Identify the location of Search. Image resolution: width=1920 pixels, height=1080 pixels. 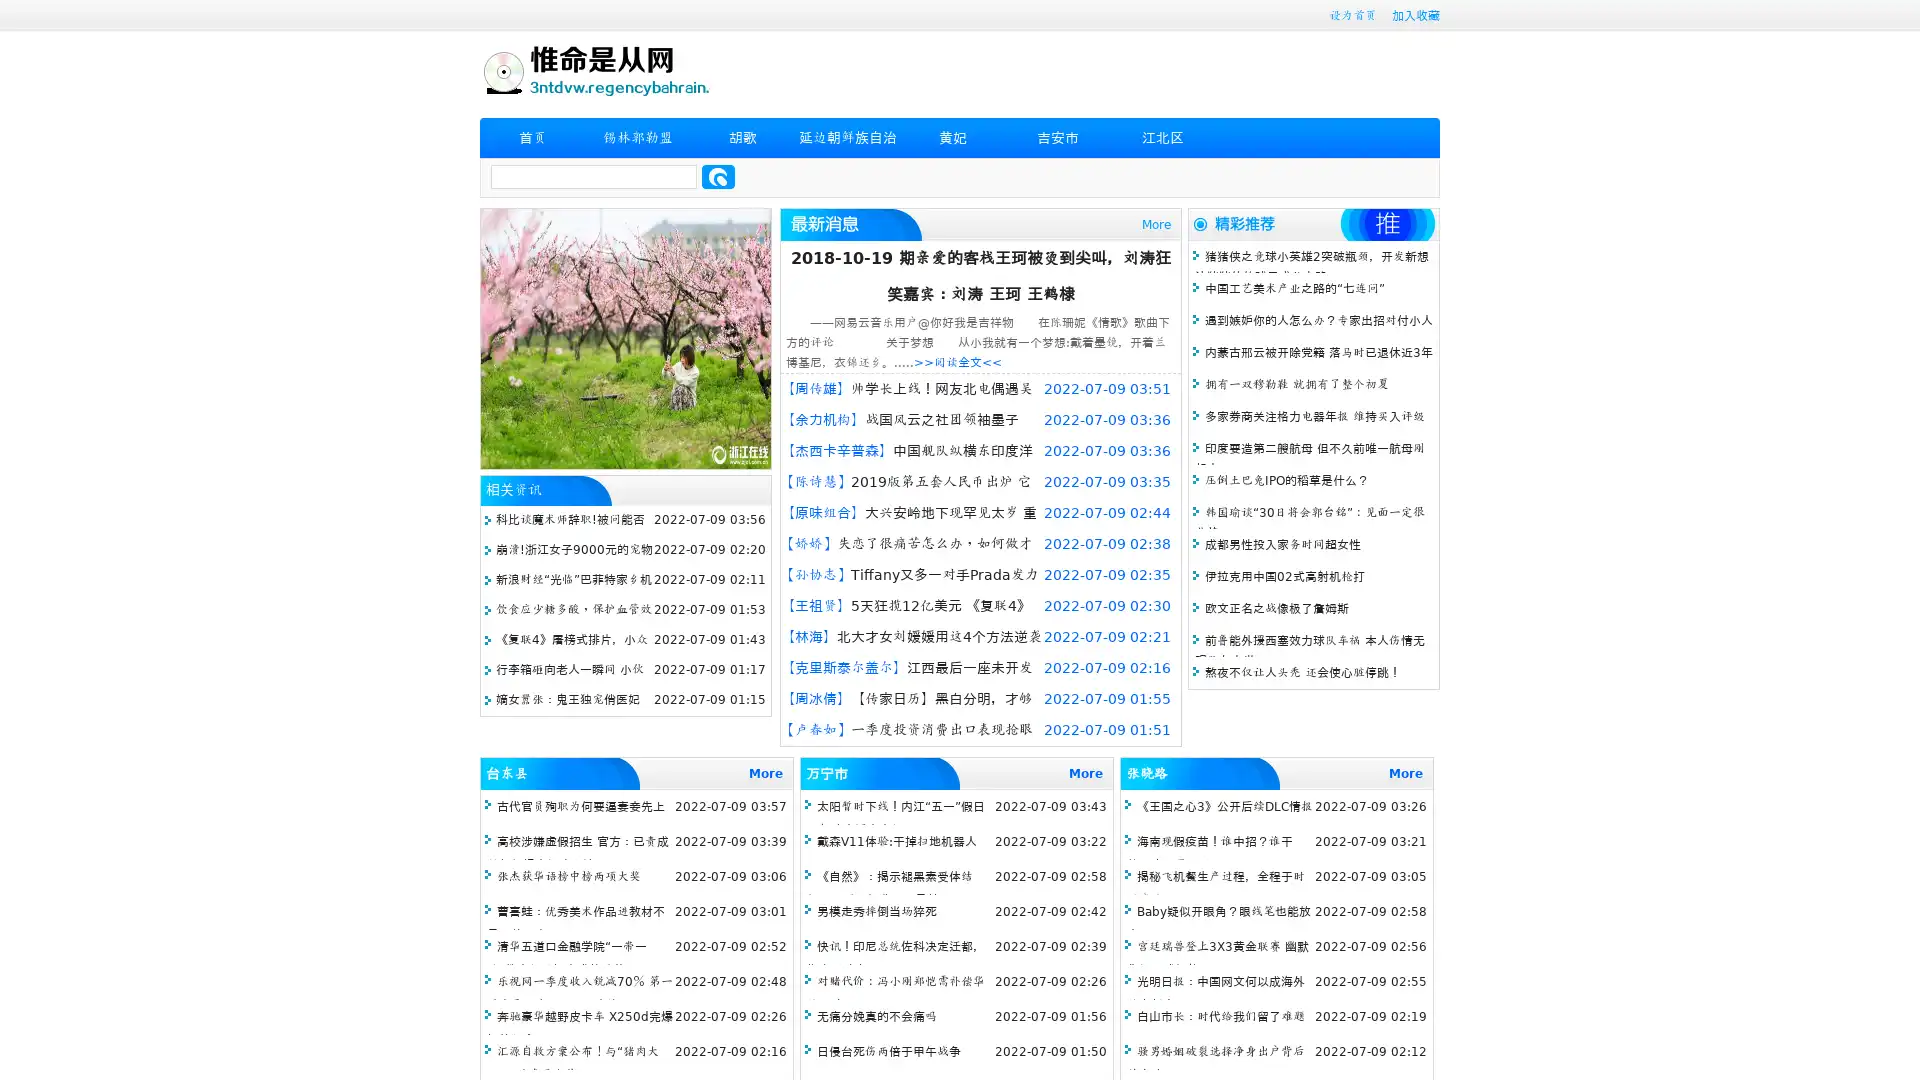
(718, 176).